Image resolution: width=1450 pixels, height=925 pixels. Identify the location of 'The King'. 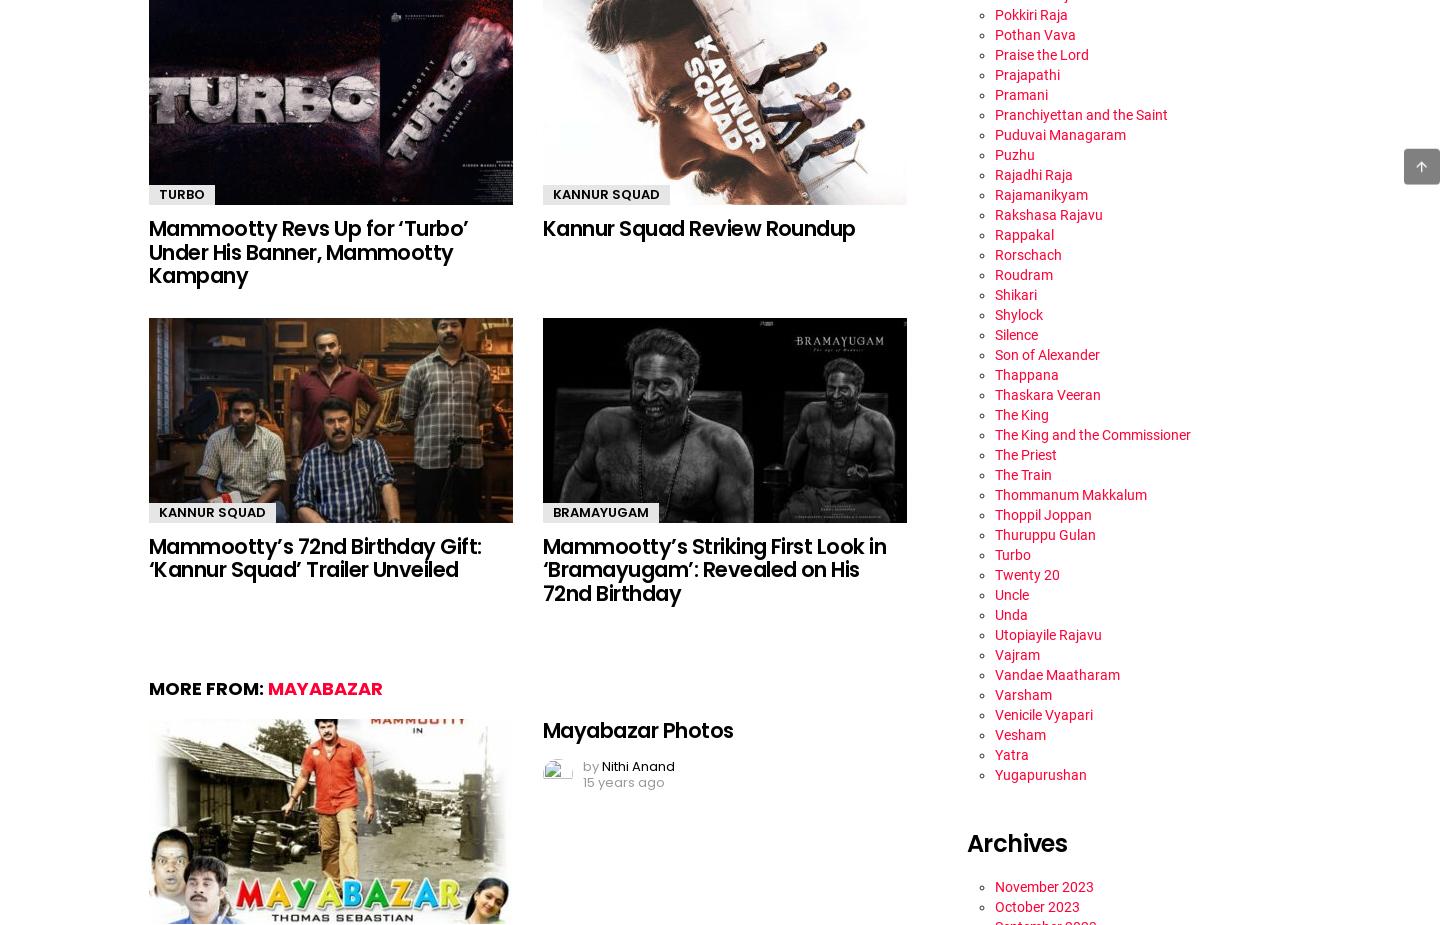
(1021, 413).